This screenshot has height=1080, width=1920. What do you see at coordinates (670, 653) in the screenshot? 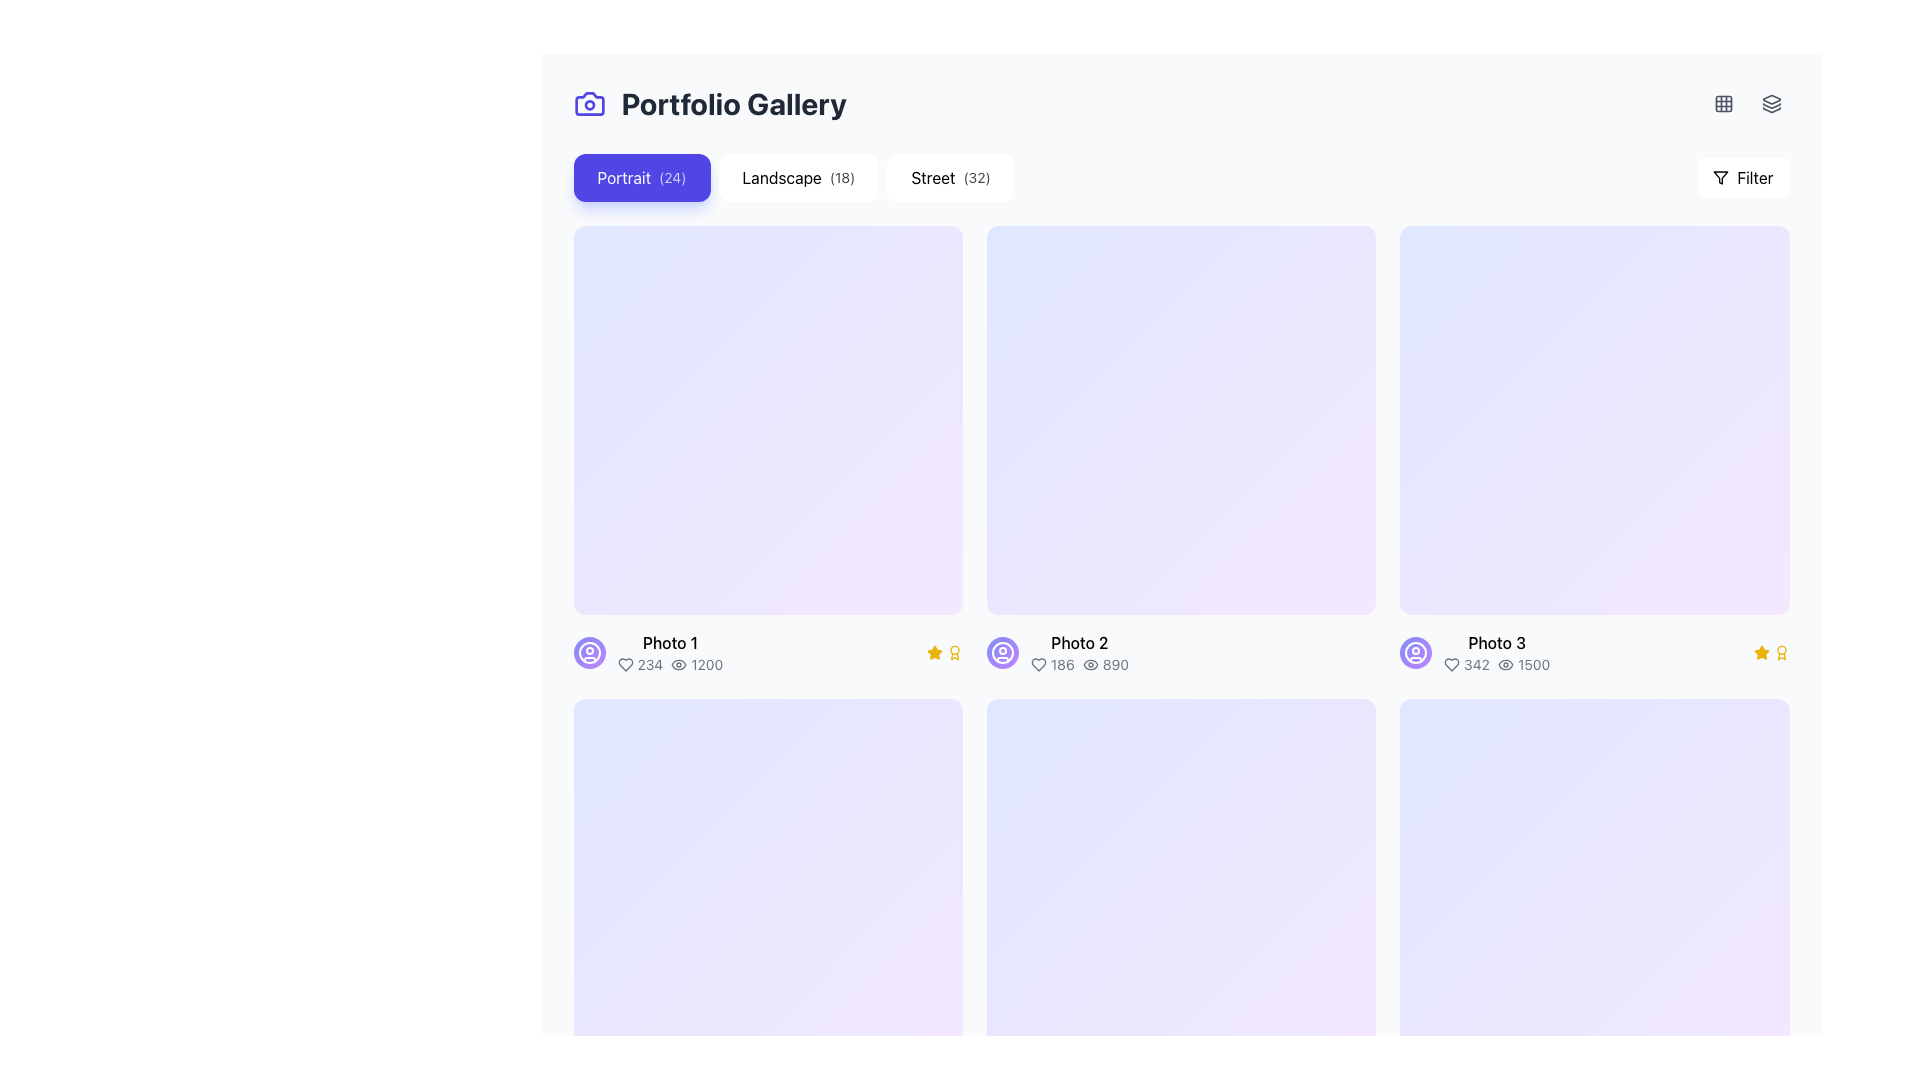
I see `the Information Panel element that contains the heading 'Photo 1' and additional details including the heart and eye icons for additional effects` at bounding box center [670, 653].